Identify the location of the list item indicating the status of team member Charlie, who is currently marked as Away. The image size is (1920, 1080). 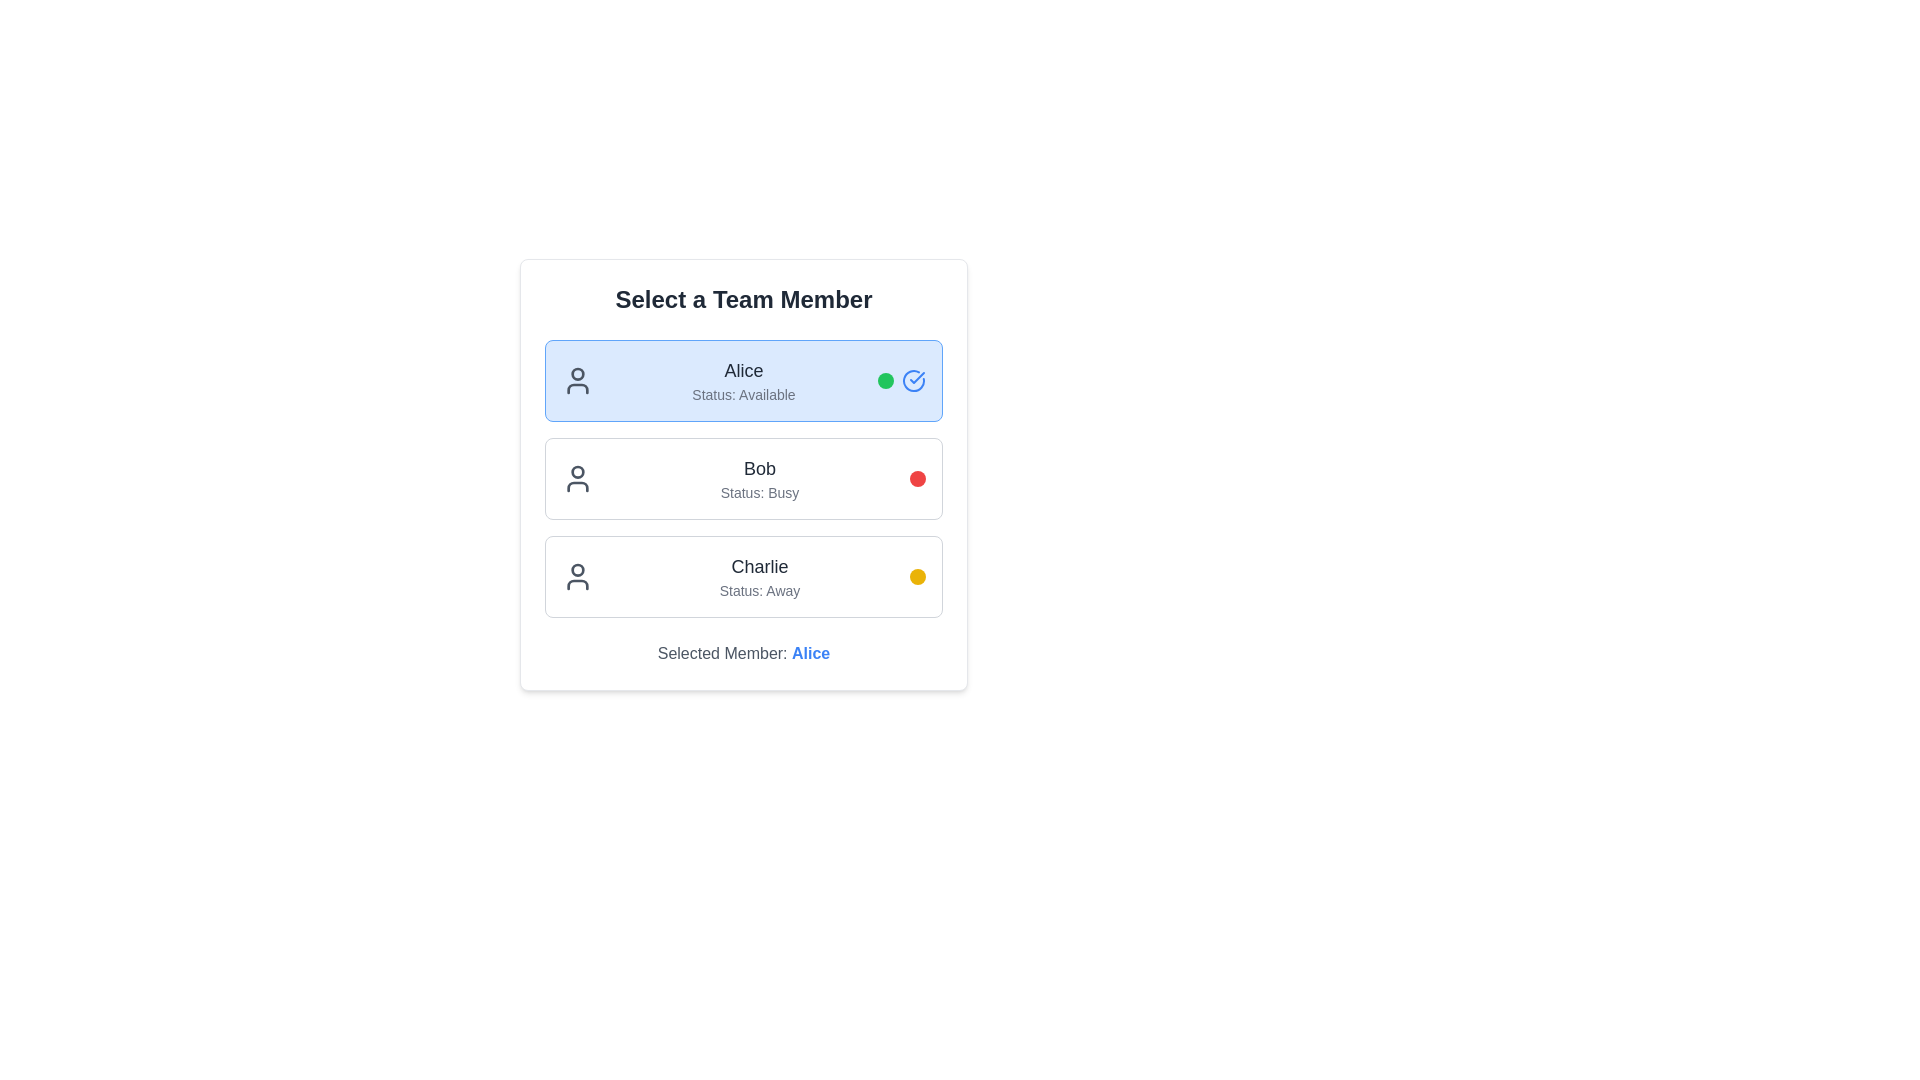
(743, 577).